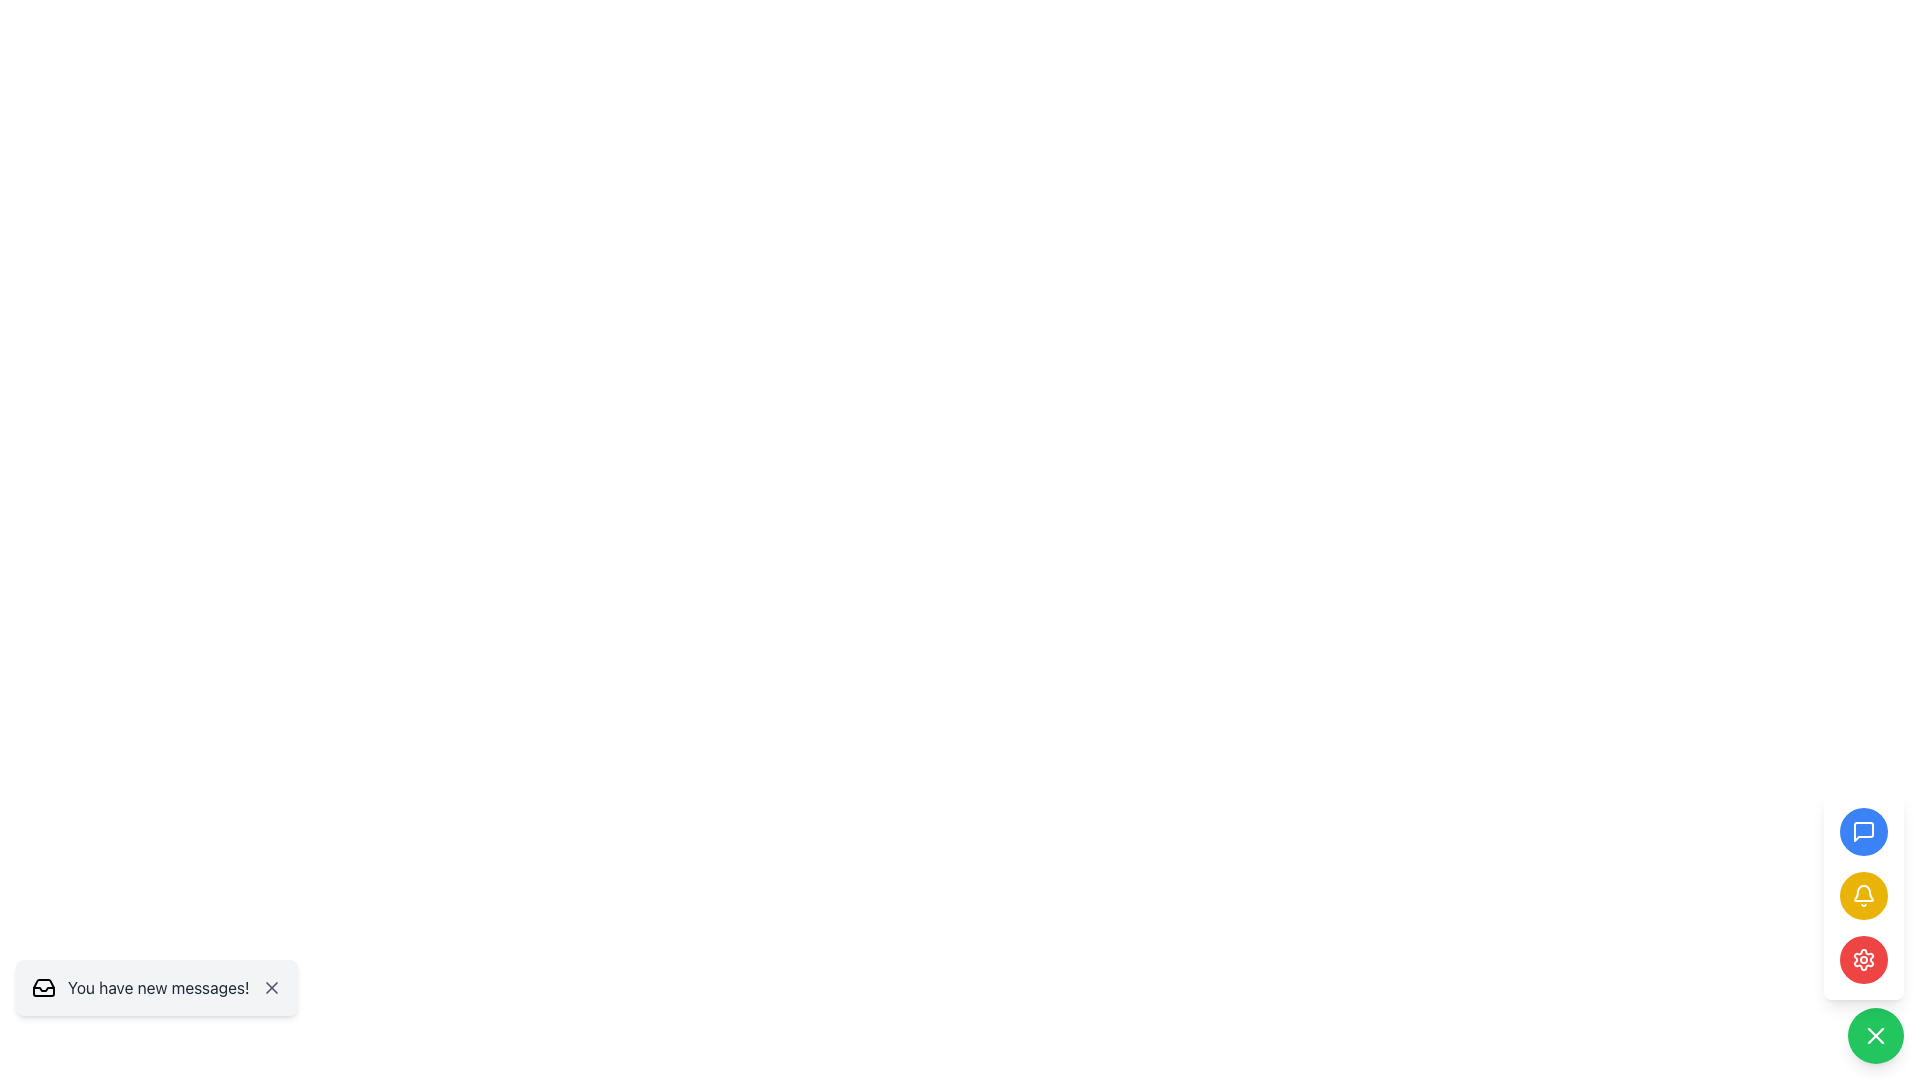 Image resolution: width=1920 pixels, height=1080 pixels. What do you see at coordinates (270, 986) in the screenshot?
I see `the close button located at the bottom-left notification area` at bounding box center [270, 986].